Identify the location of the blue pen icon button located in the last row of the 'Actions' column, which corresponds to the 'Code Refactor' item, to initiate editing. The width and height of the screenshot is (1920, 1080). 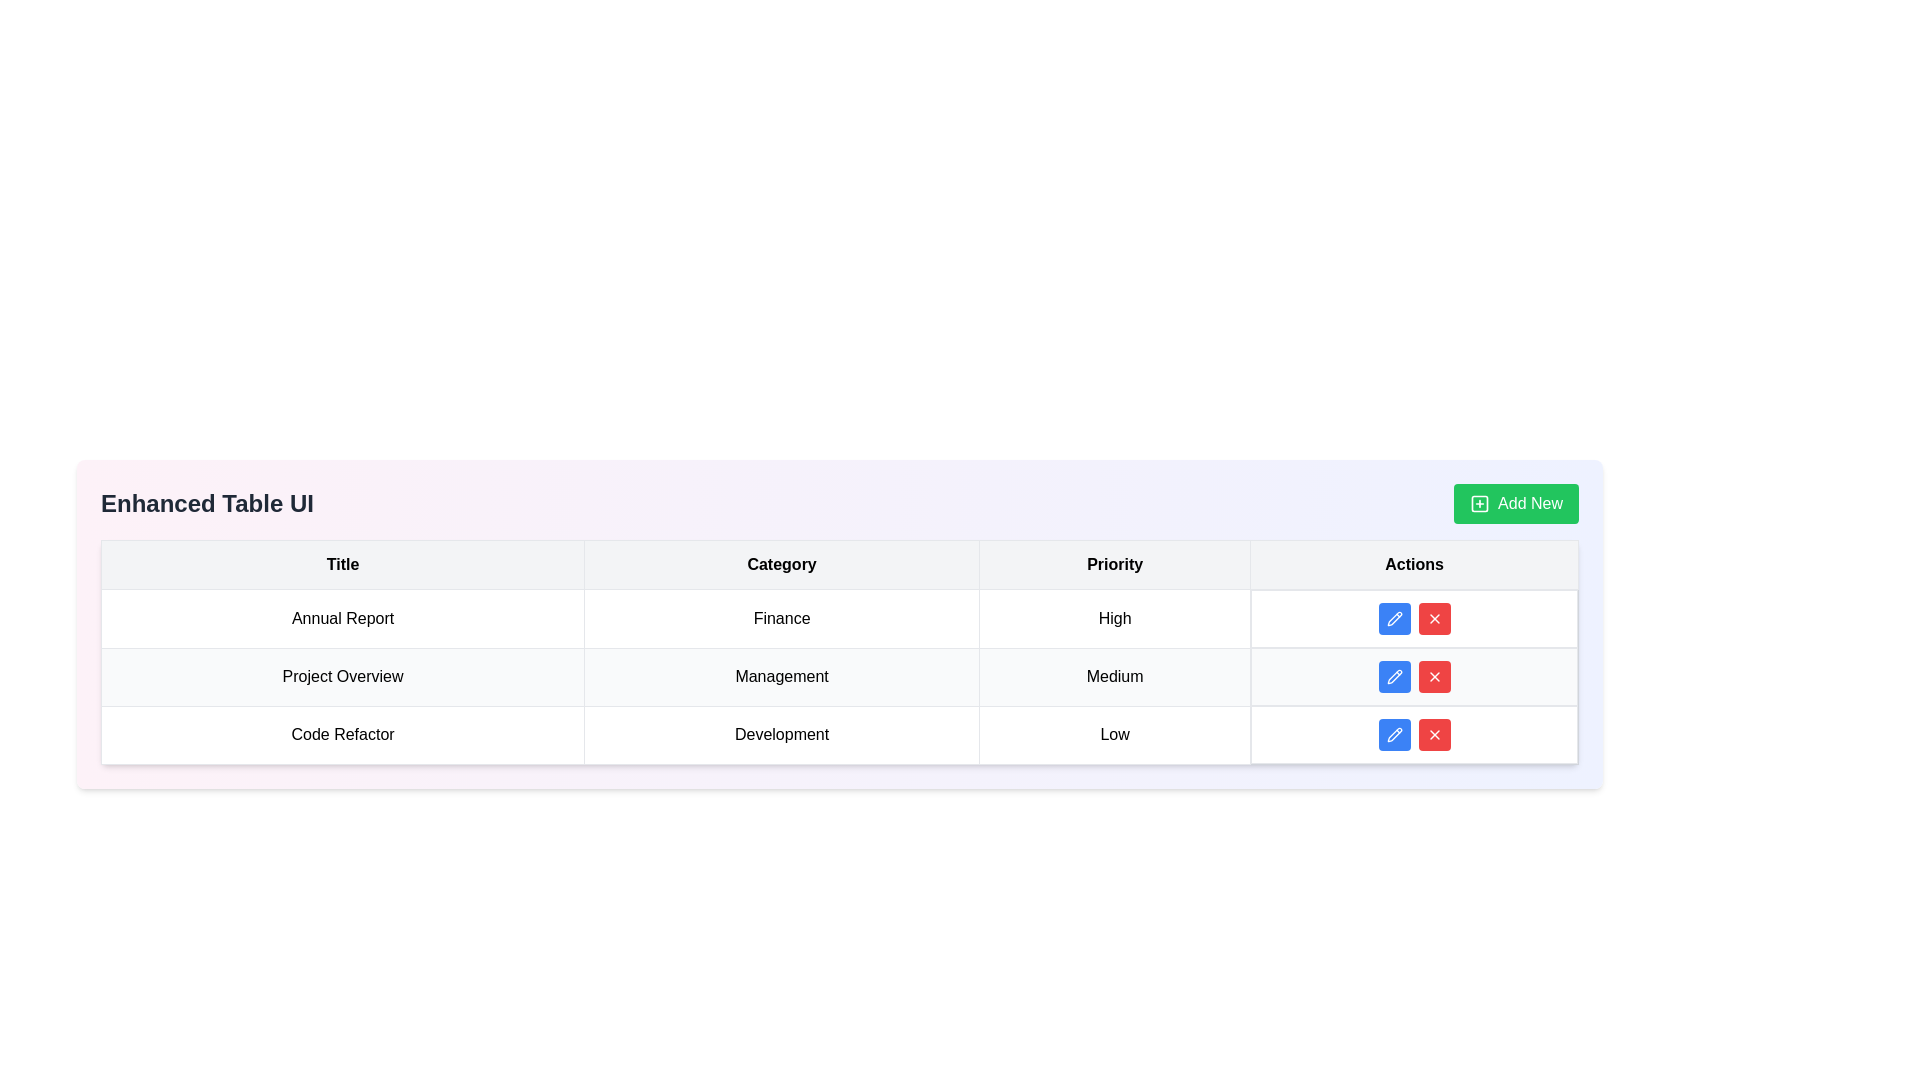
(1392, 733).